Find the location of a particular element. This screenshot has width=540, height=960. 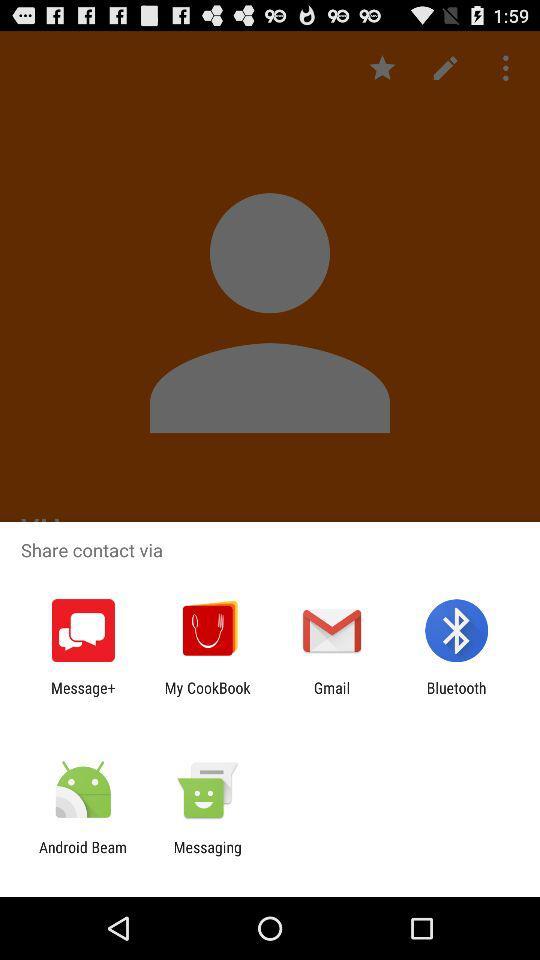

message+ is located at coordinates (82, 696).